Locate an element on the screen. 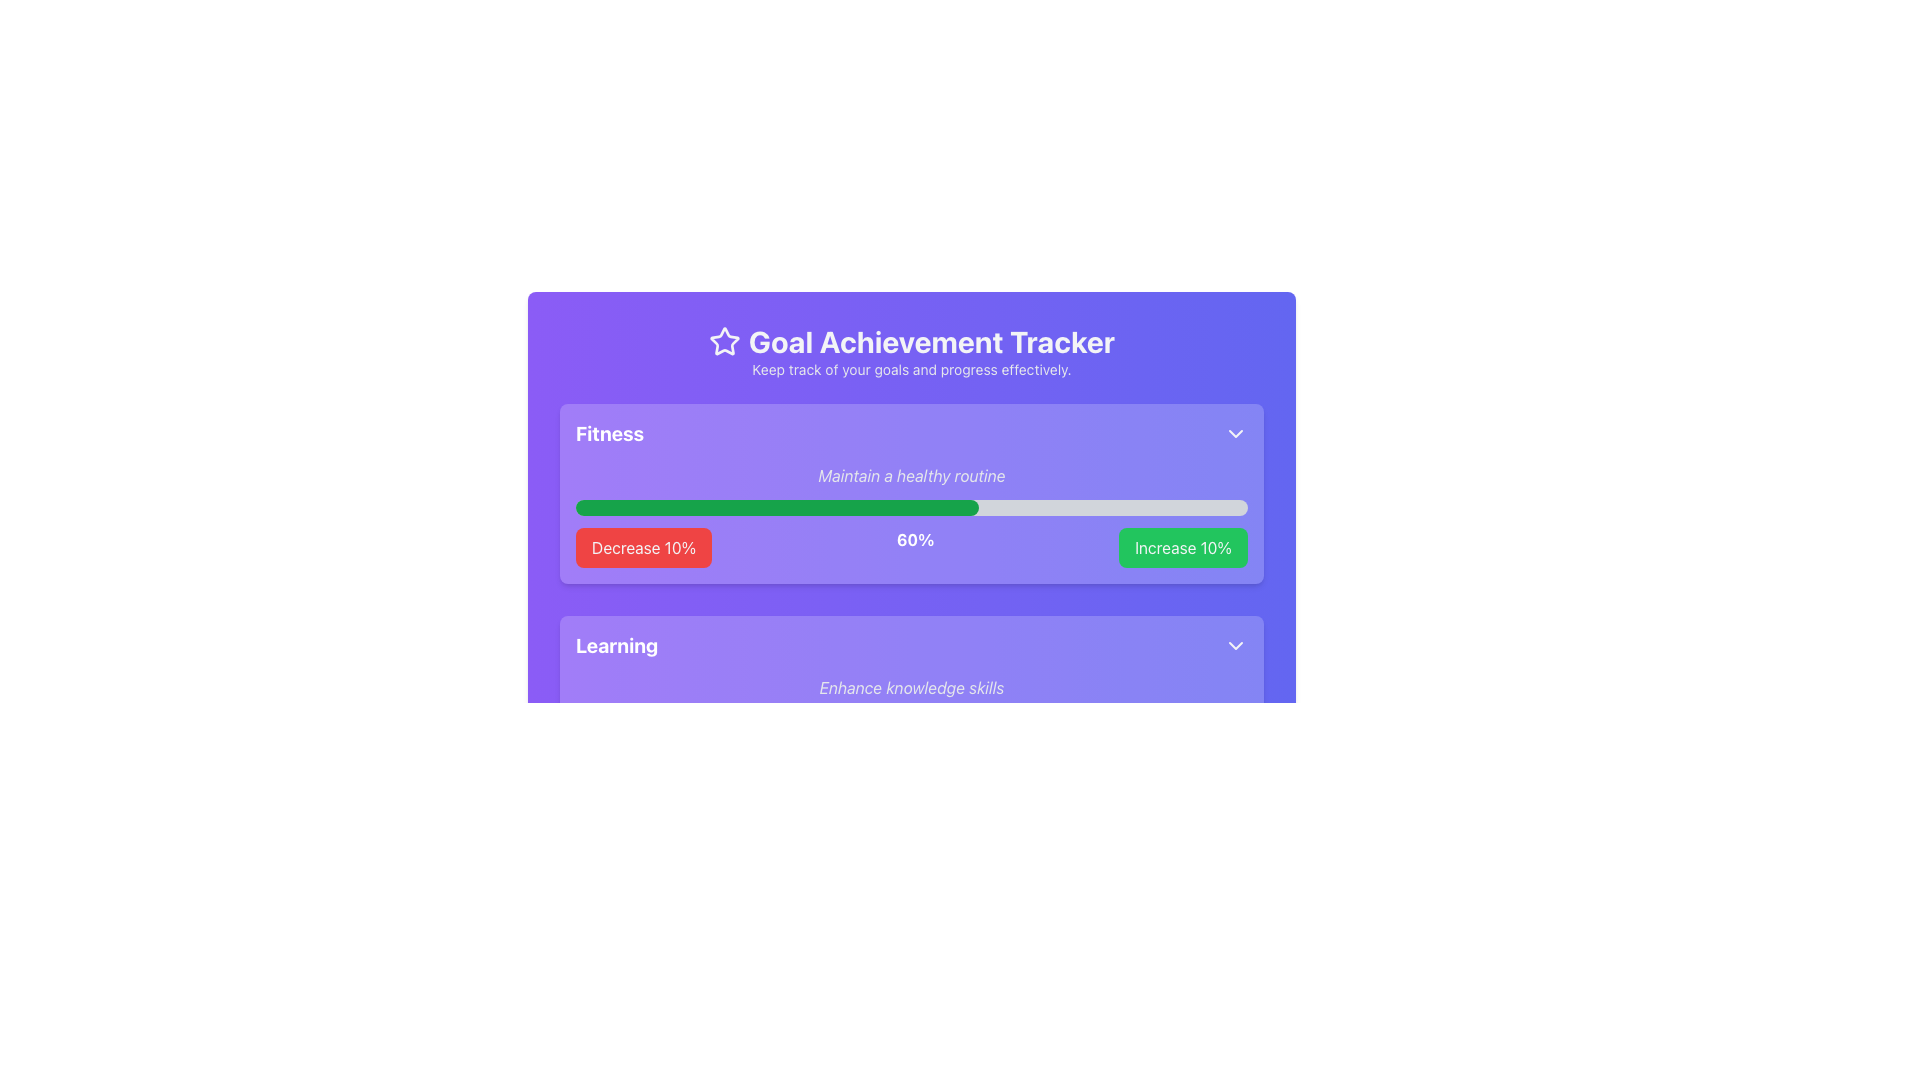 The height and width of the screenshot is (1080, 1920). the Progress Bar located centrally within the 'Fitness' card, positioned below 'Maintain a healthy routine' and above the controls 'Decrease 10%' and 'Increase 10% is located at coordinates (911, 507).